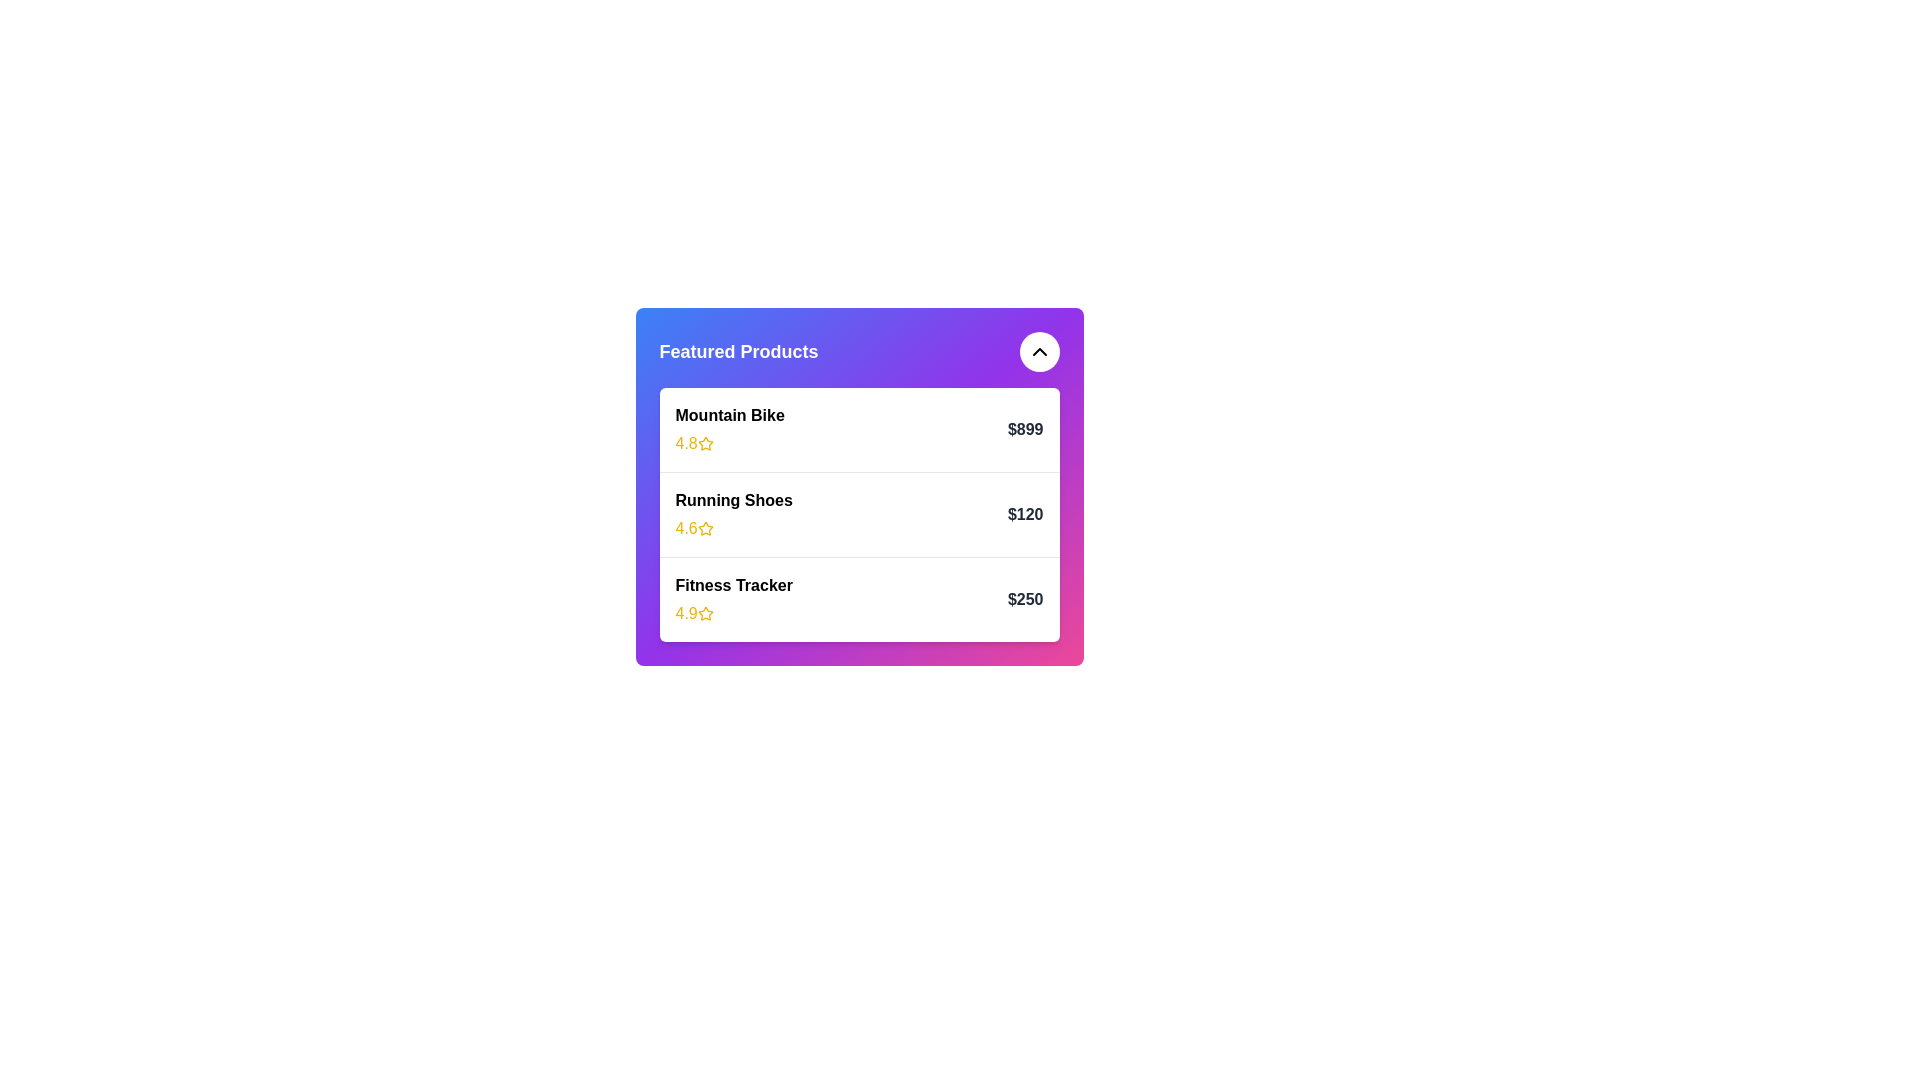 This screenshot has width=1920, height=1080. Describe the element at coordinates (705, 612) in the screenshot. I see `the yellow star icon located in the bottom section of the 'Fitness Tracker' row to interact with the rating component` at that location.